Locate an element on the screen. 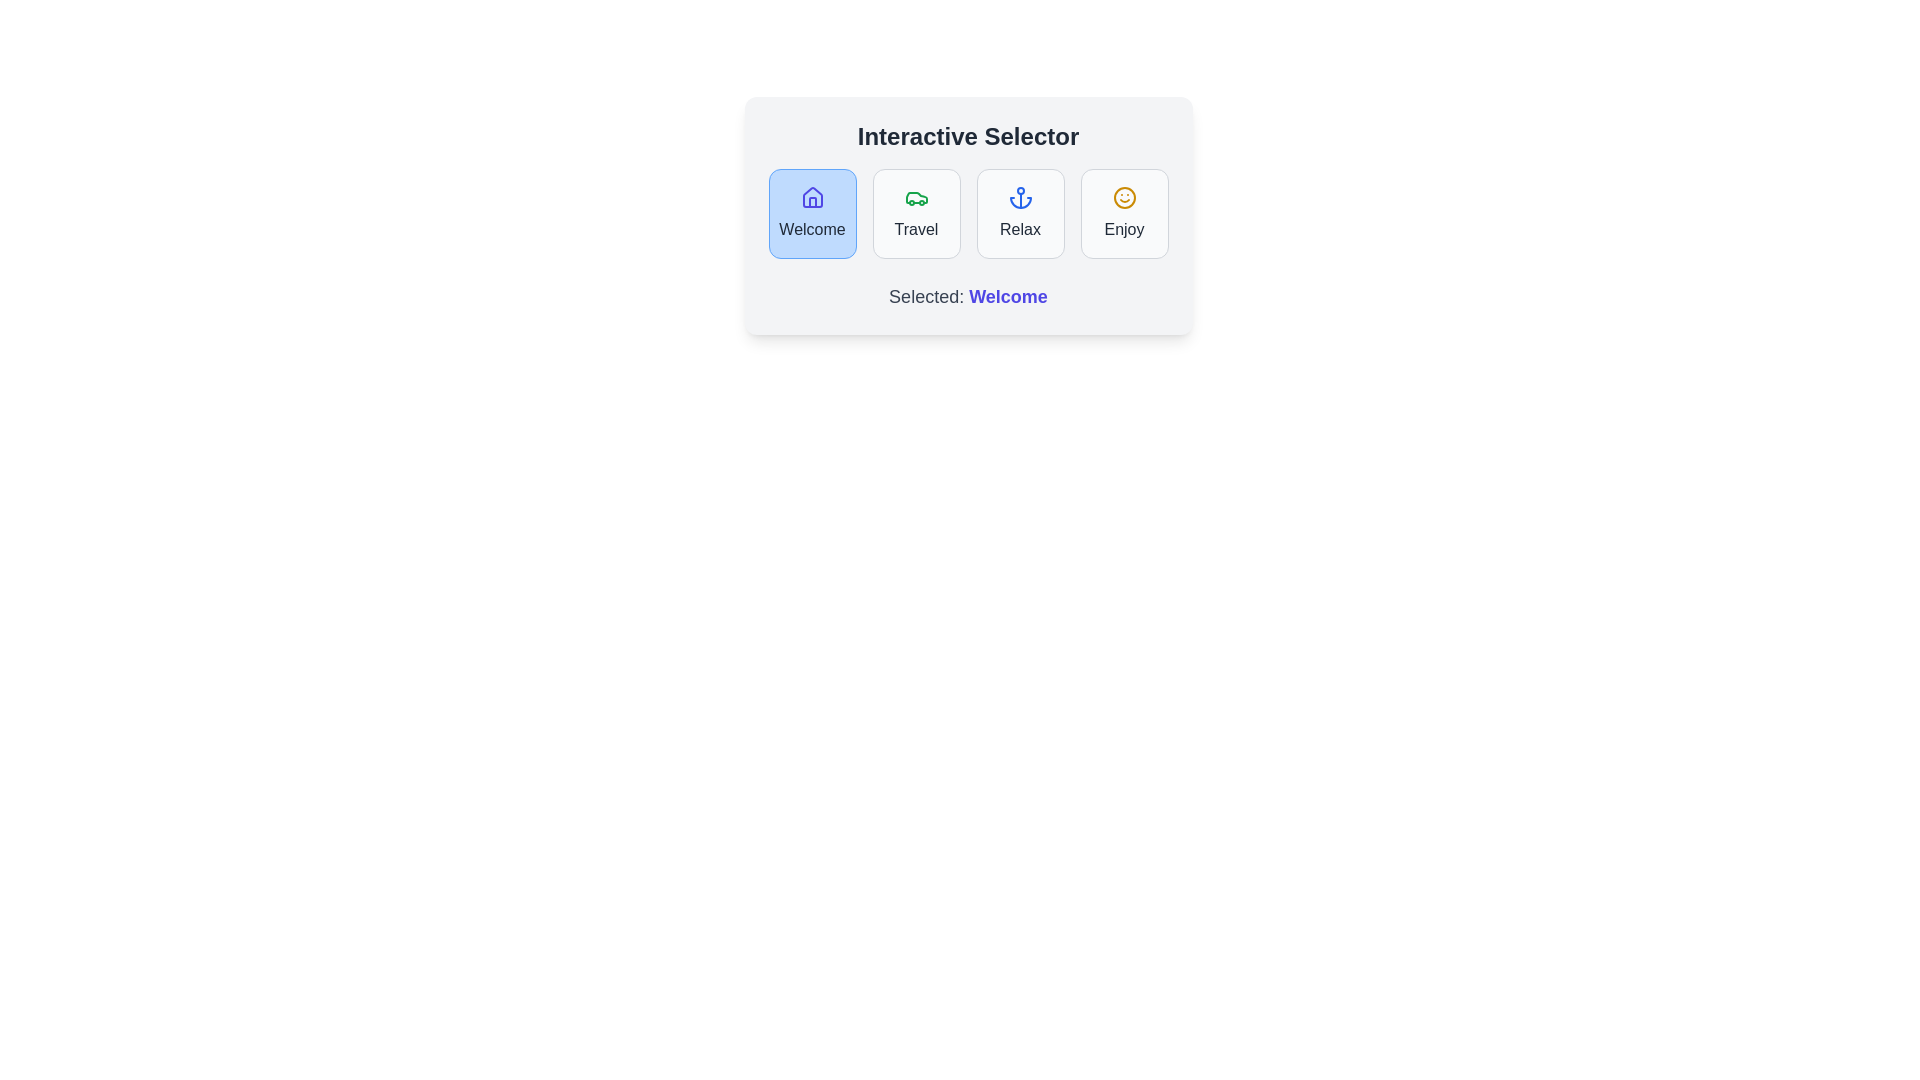 This screenshot has width=1920, height=1080. the green car icon within the 'Travel' button is located at coordinates (915, 197).